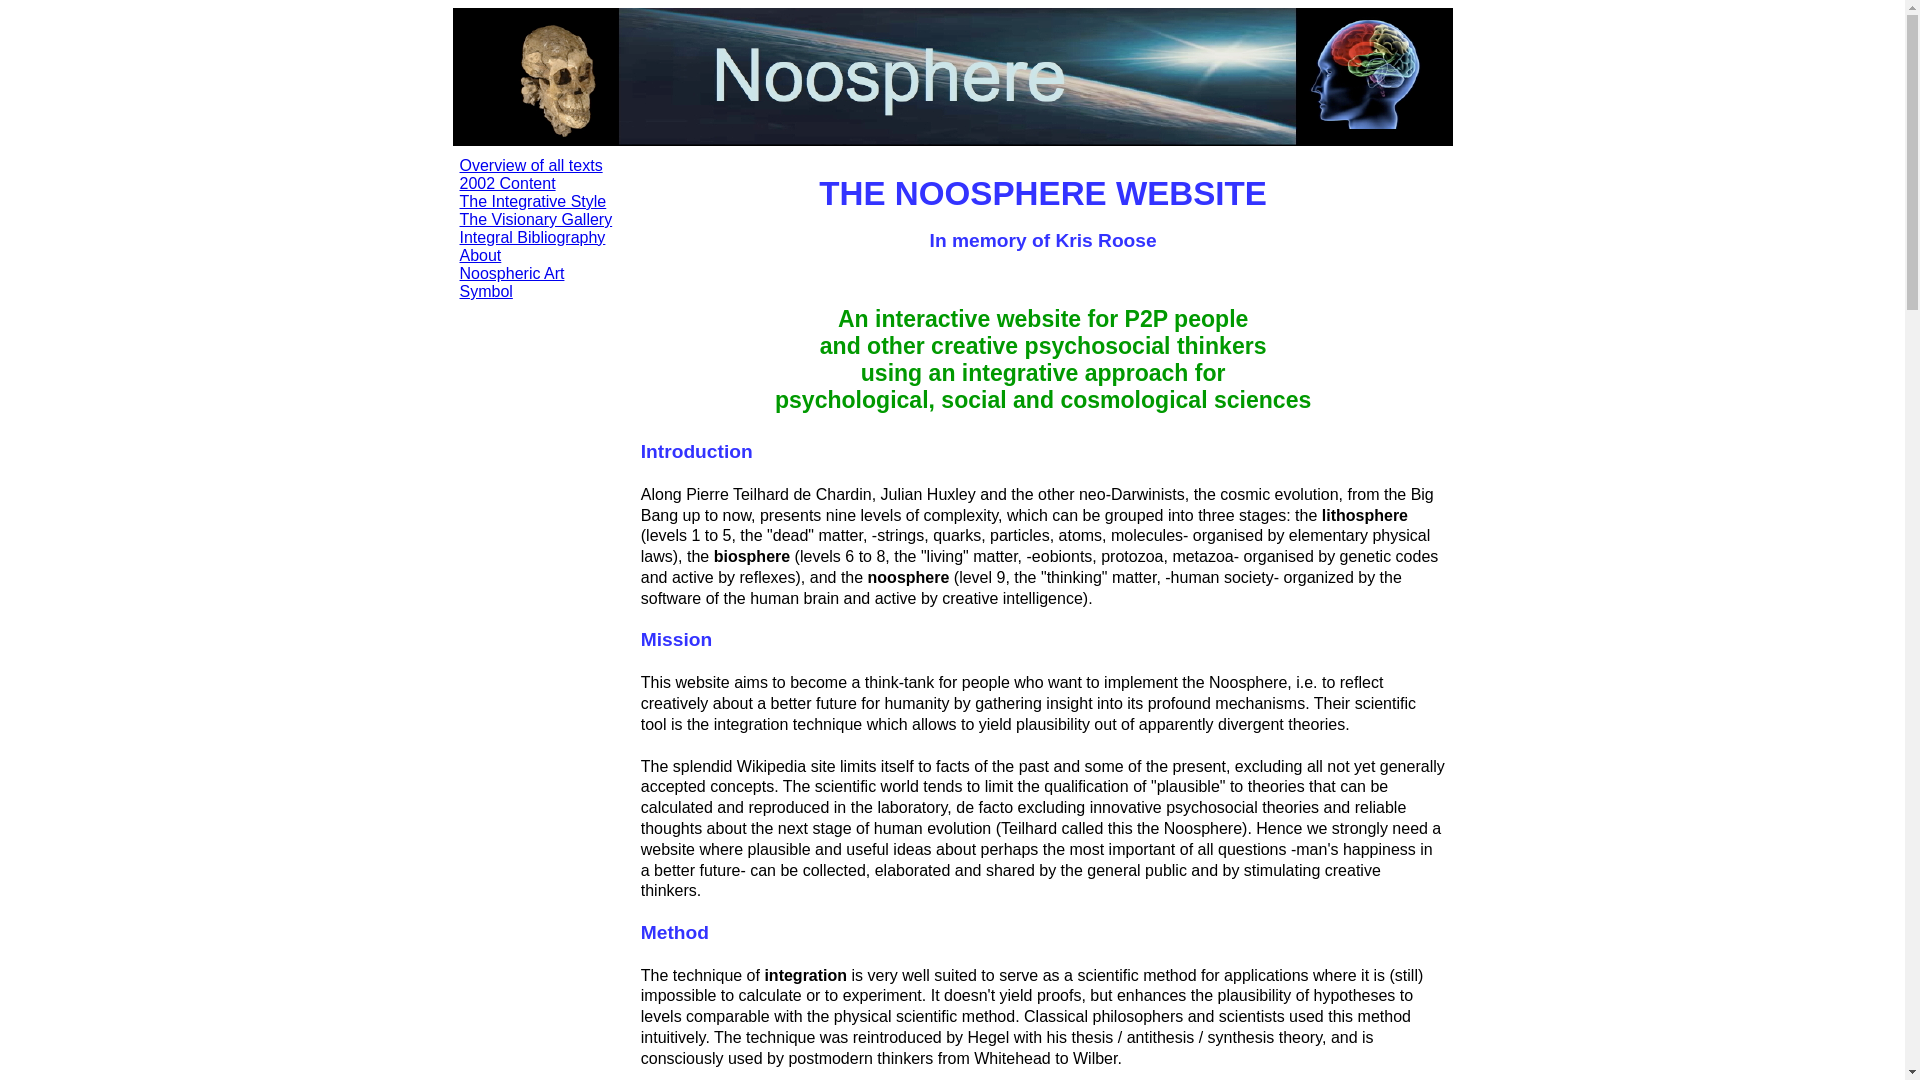 The height and width of the screenshot is (1080, 1920). What do you see at coordinates (532, 236) in the screenshot?
I see `'Integral Bibliography'` at bounding box center [532, 236].